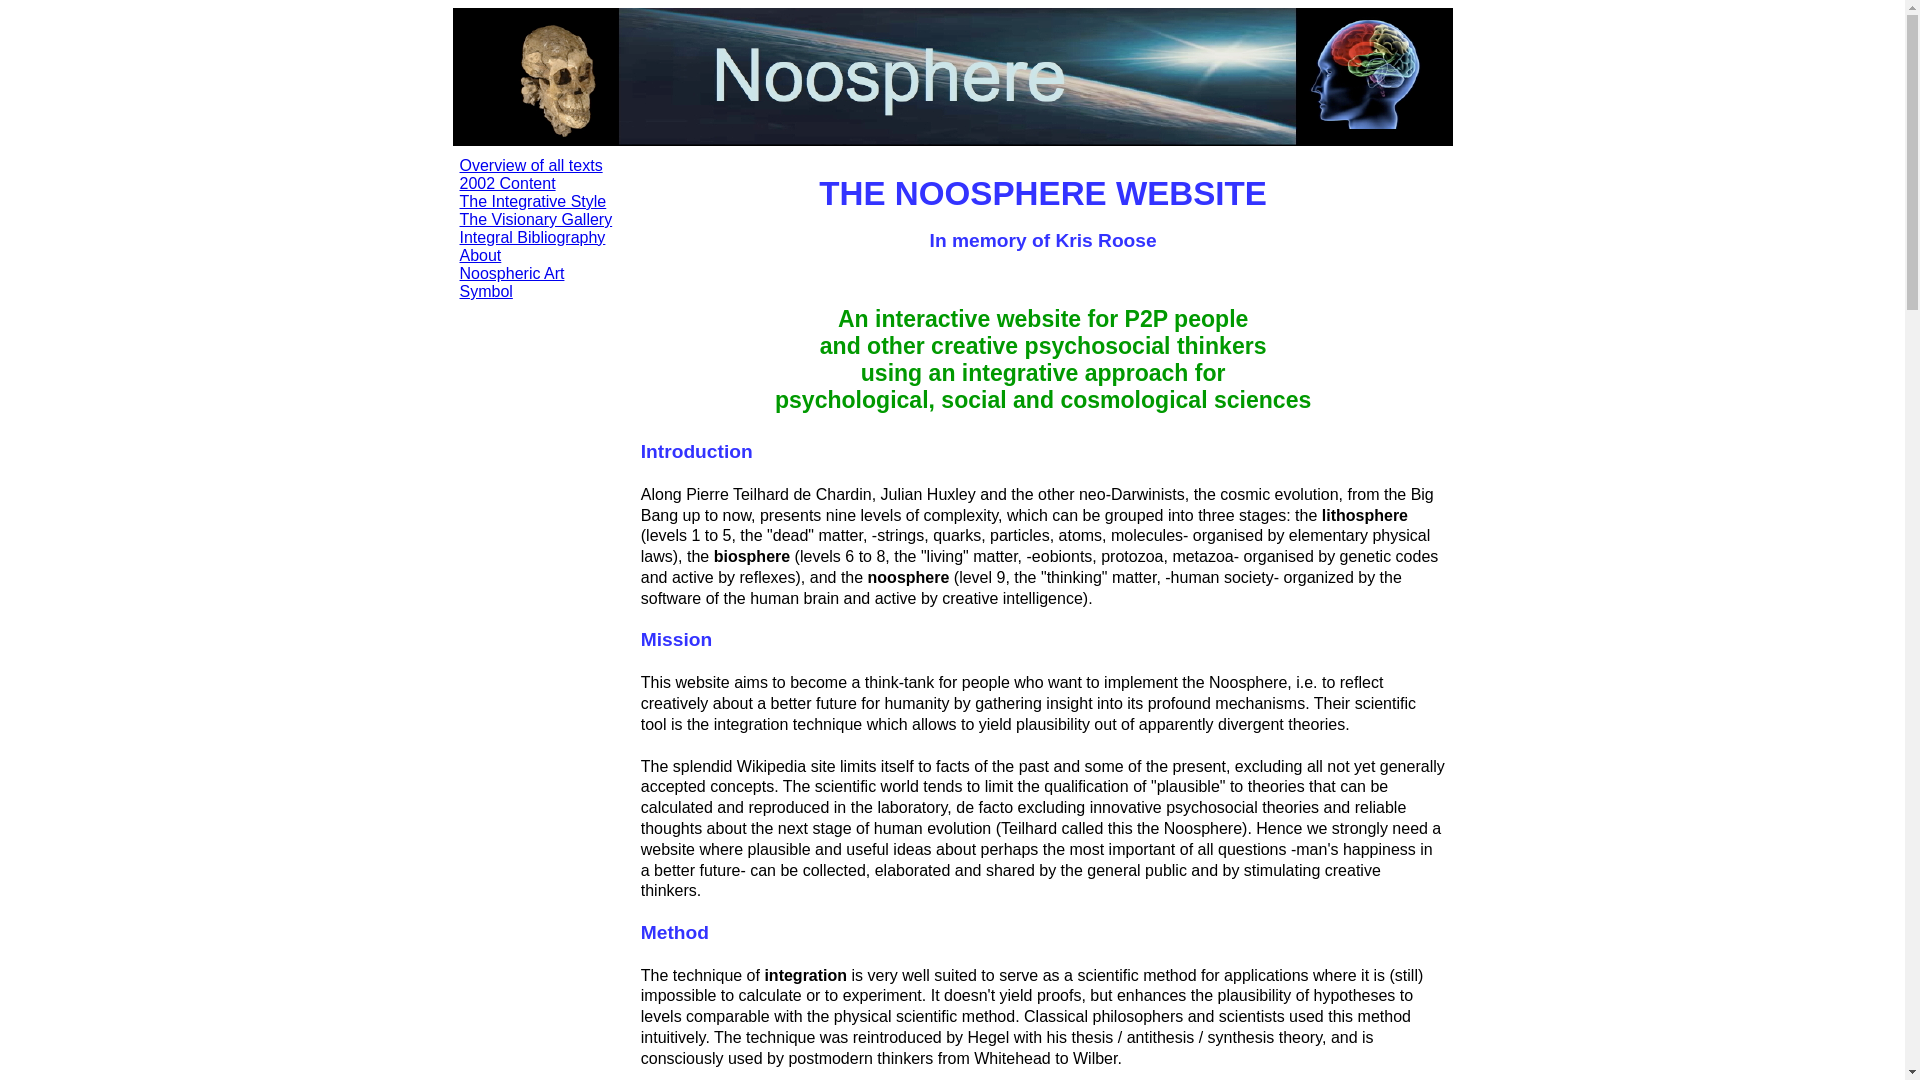 The height and width of the screenshot is (1080, 1920). What do you see at coordinates (532, 236) in the screenshot?
I see `'Integral Bibliography'` at bounding box center [532, 236].